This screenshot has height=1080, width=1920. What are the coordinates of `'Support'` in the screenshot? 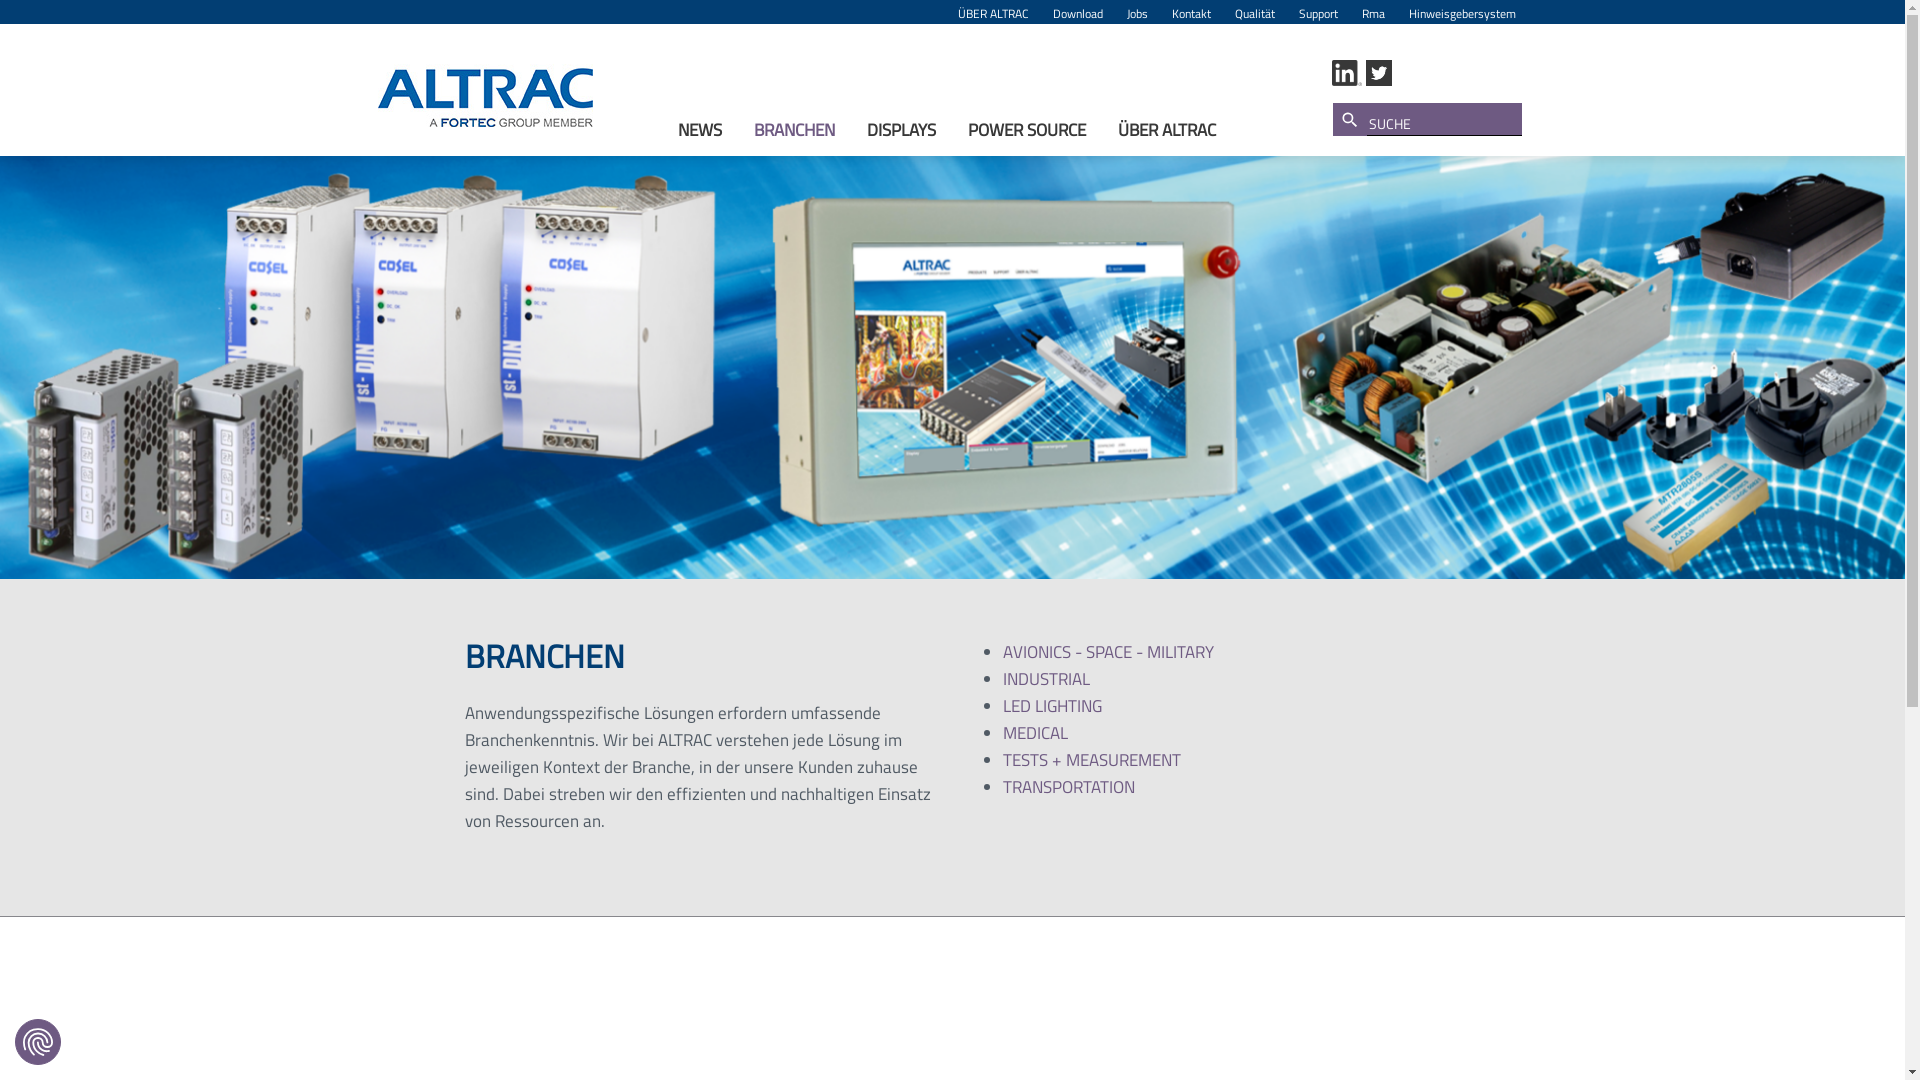 It's located at (1286, 11).